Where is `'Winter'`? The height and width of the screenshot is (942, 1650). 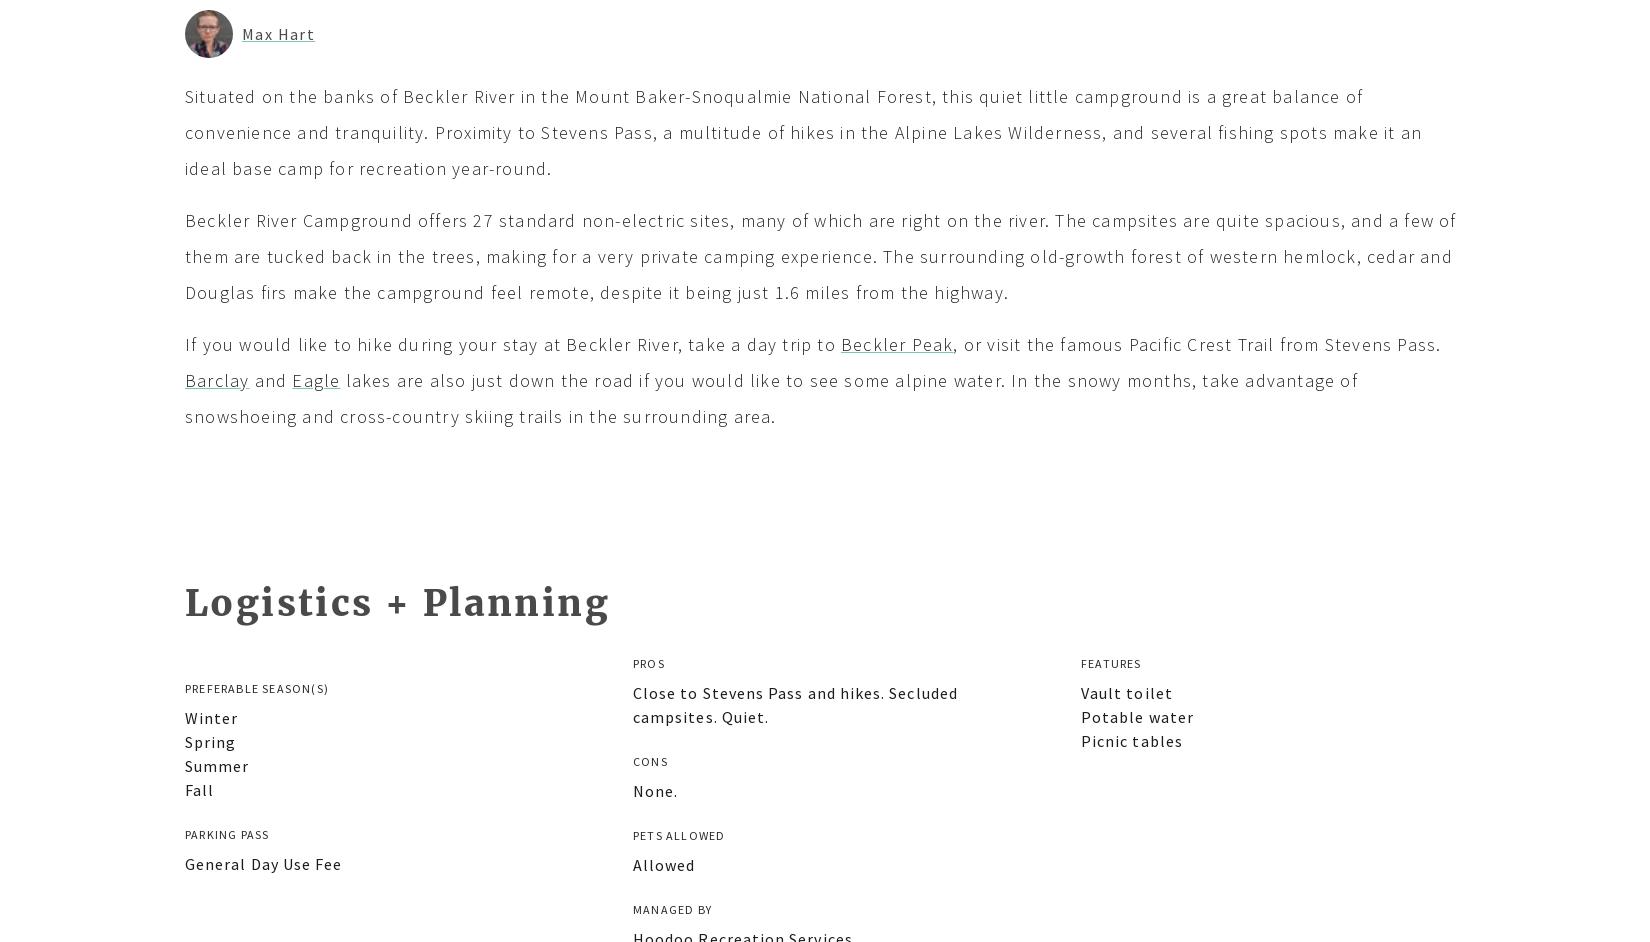 'Winter' is located at coordinates (184, 715).